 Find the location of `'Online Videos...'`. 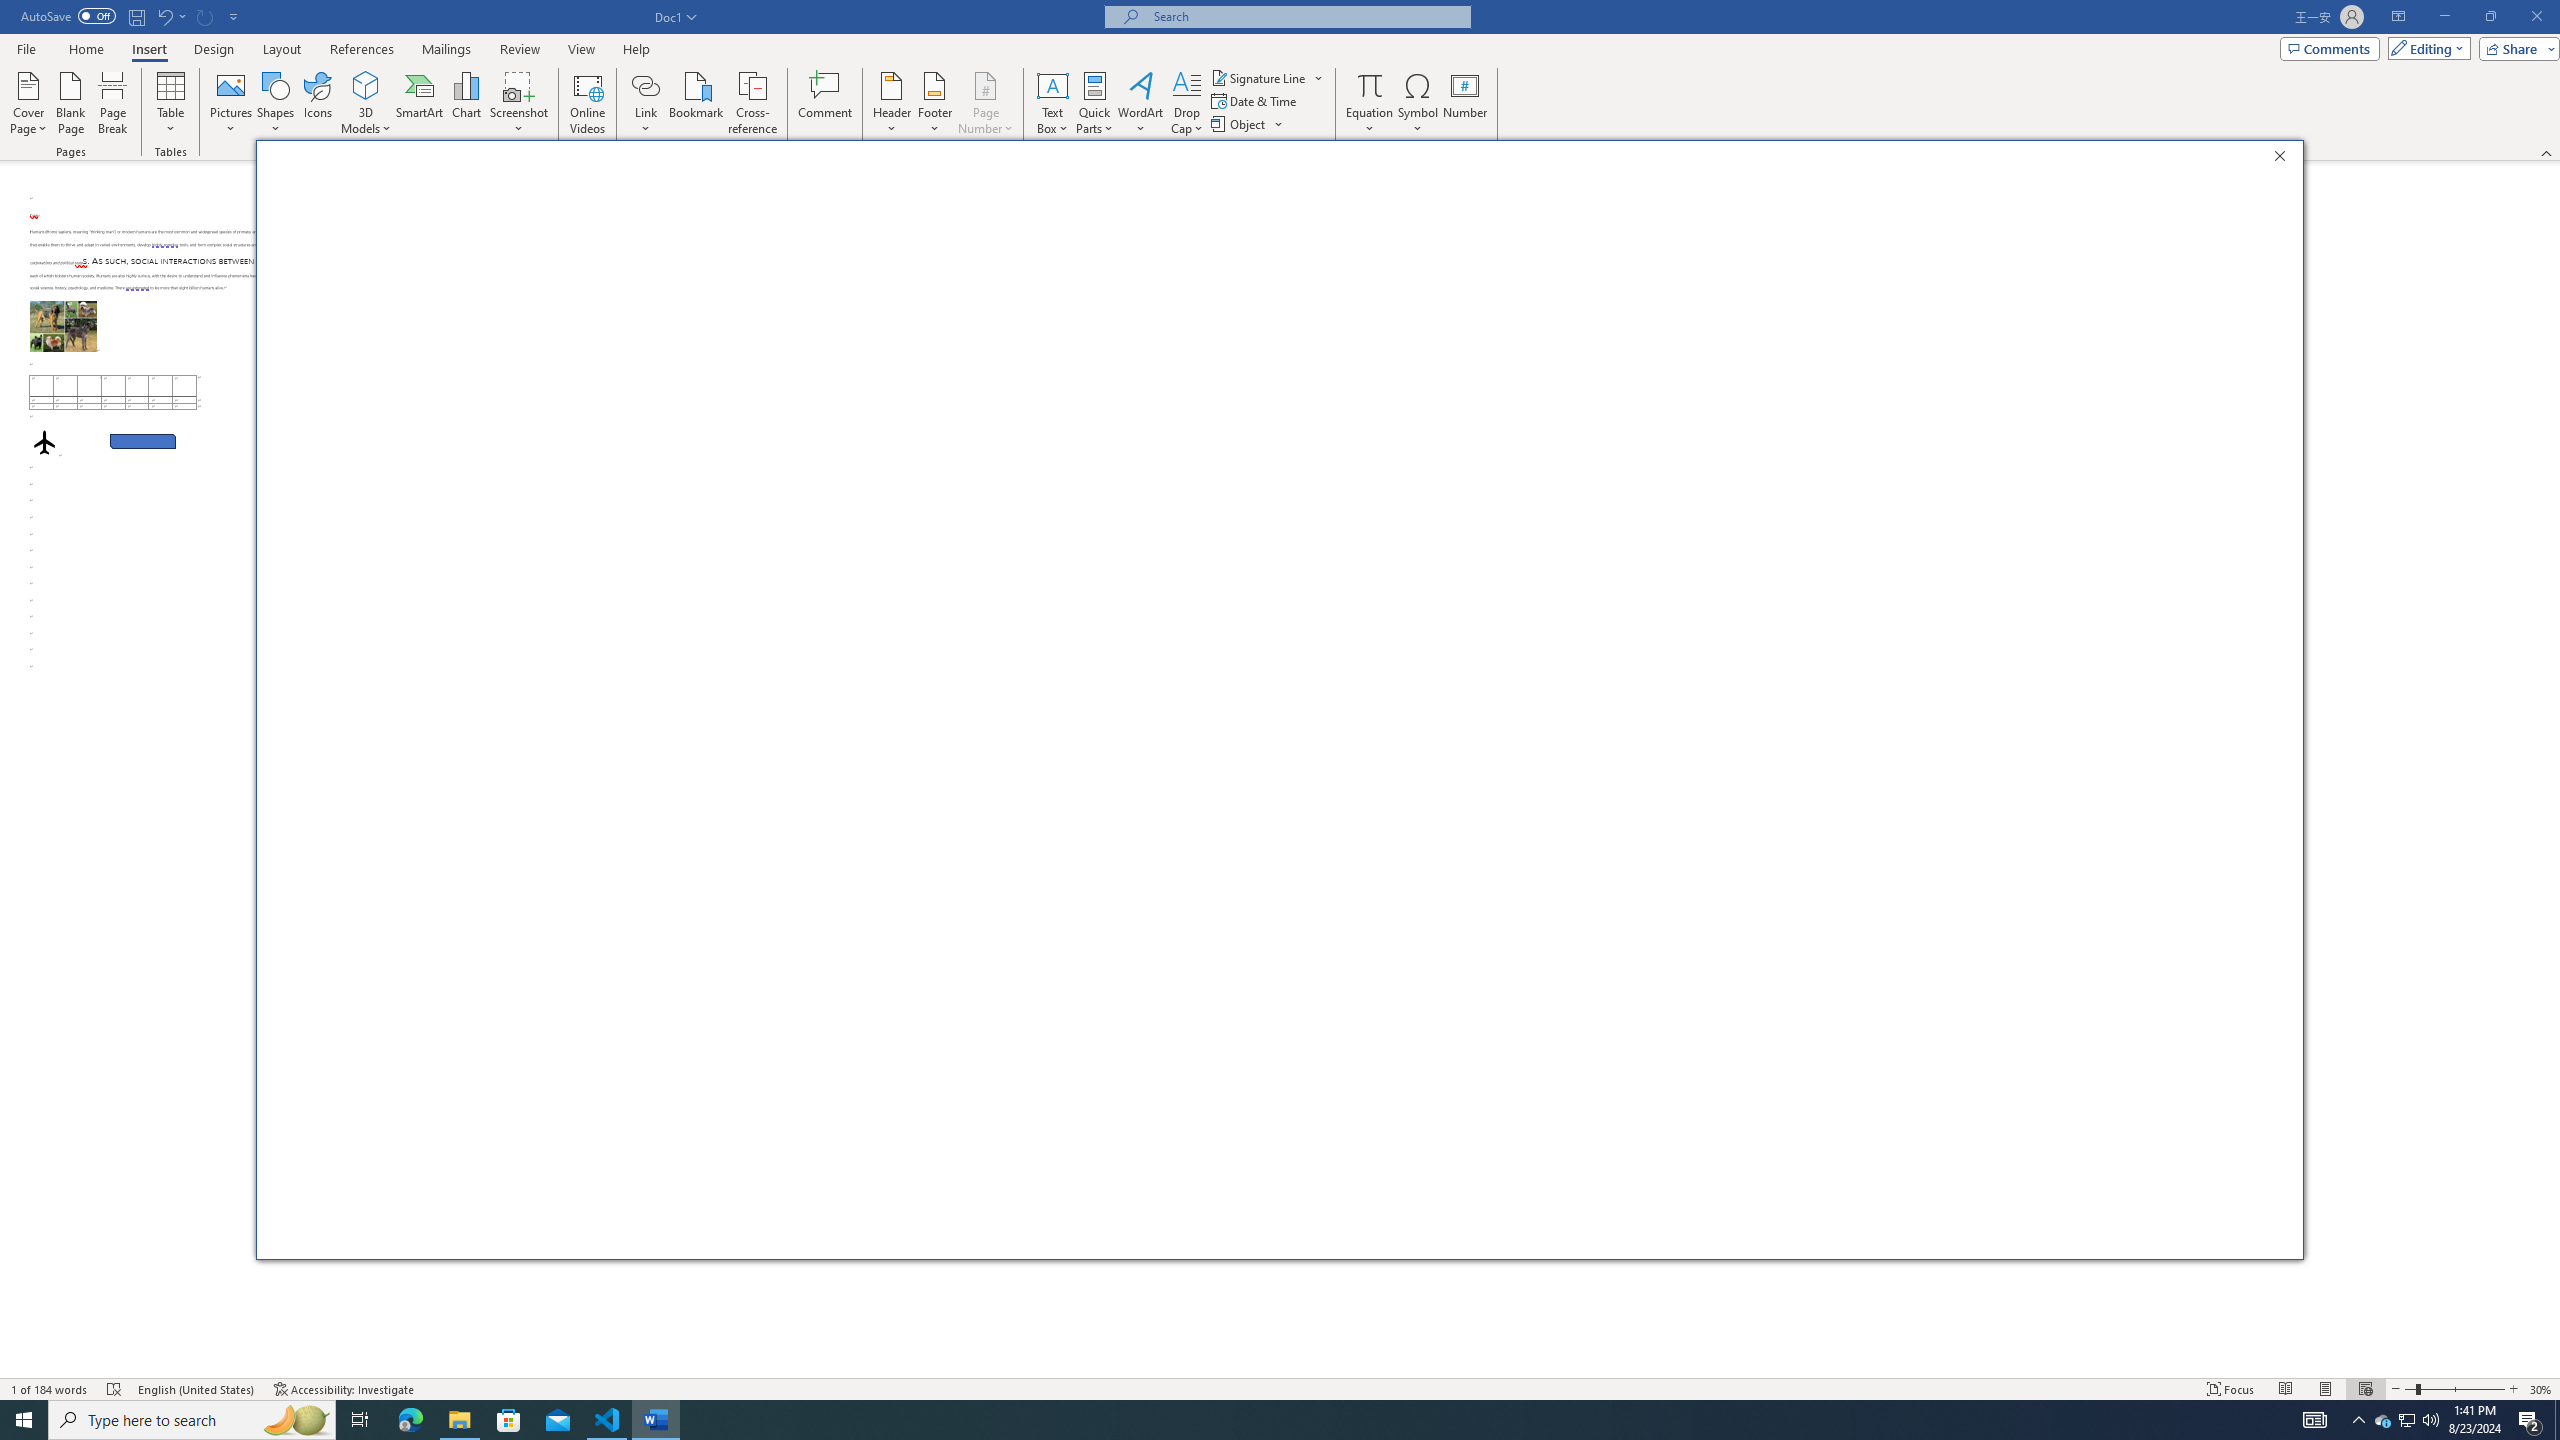

'Online Videos...' is located at coordinates (587, 103).